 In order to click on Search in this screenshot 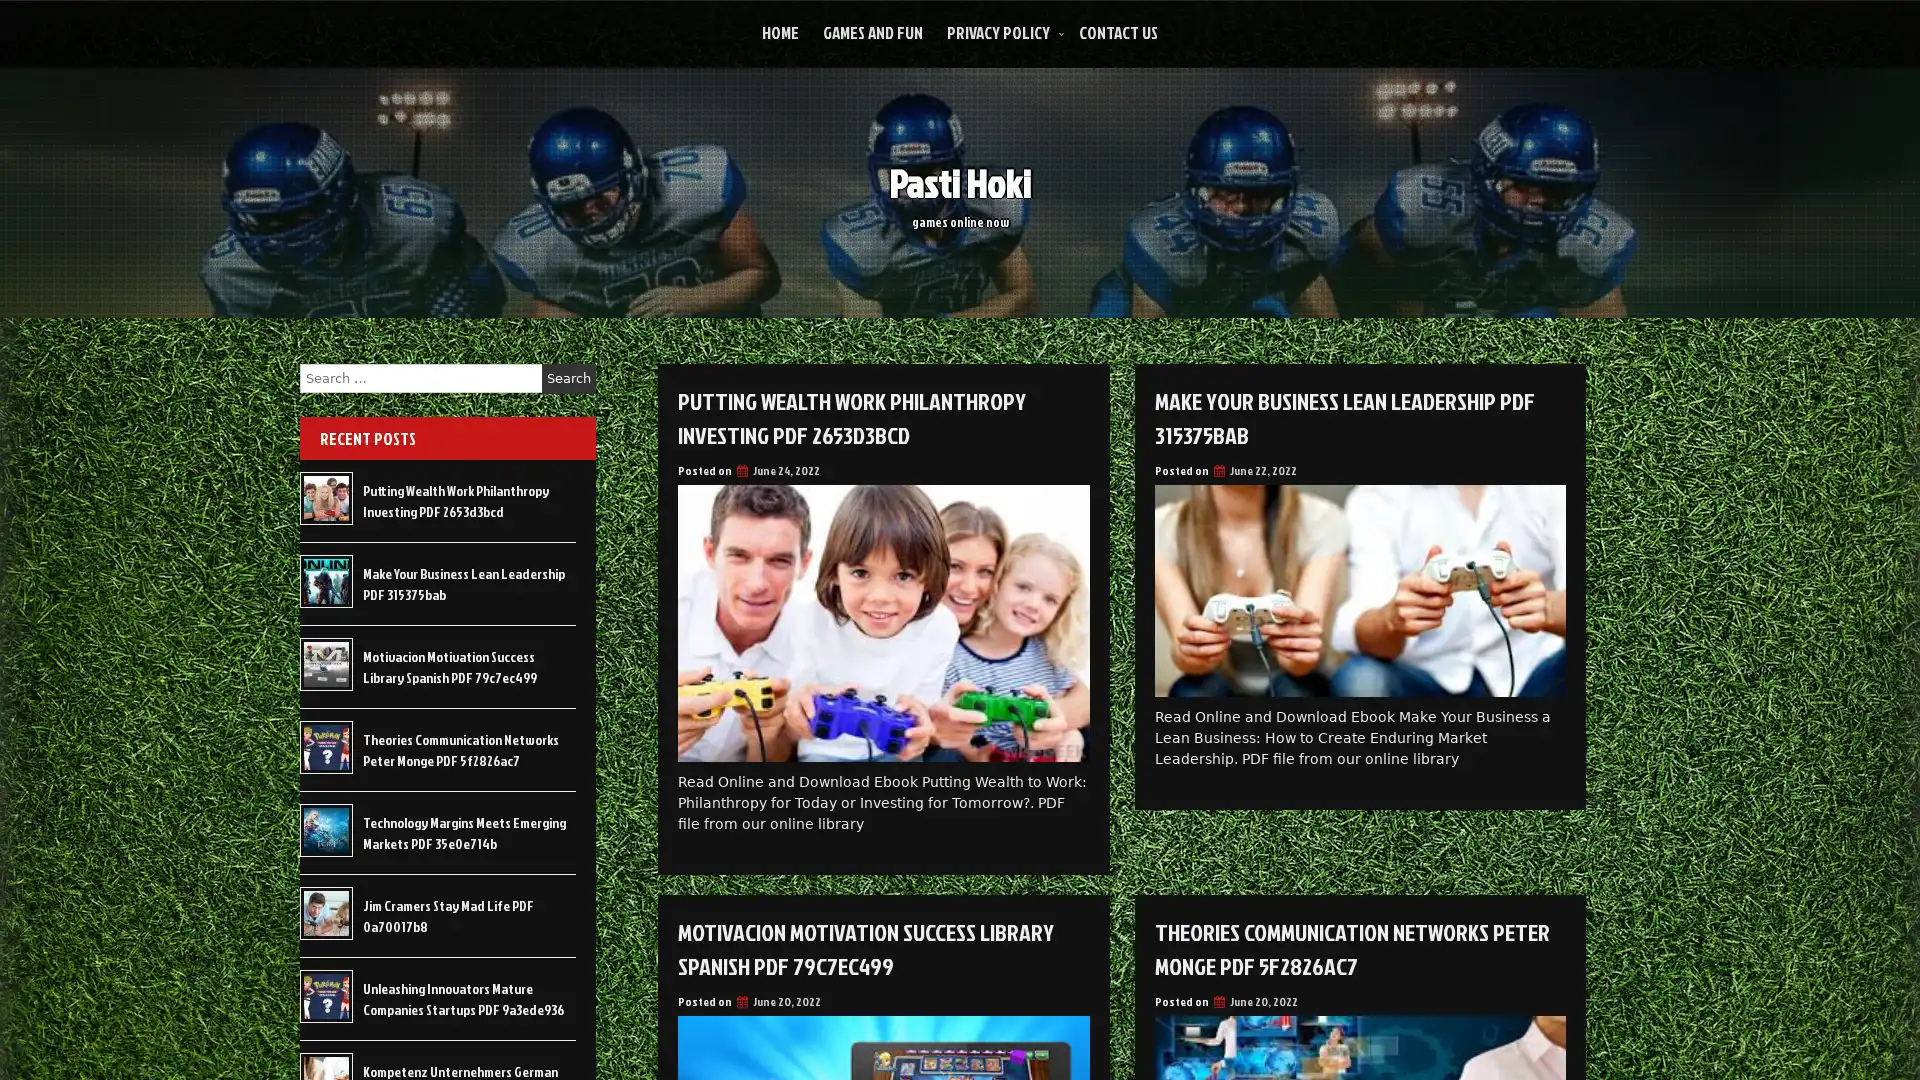, I will do `click(568, 378)`.